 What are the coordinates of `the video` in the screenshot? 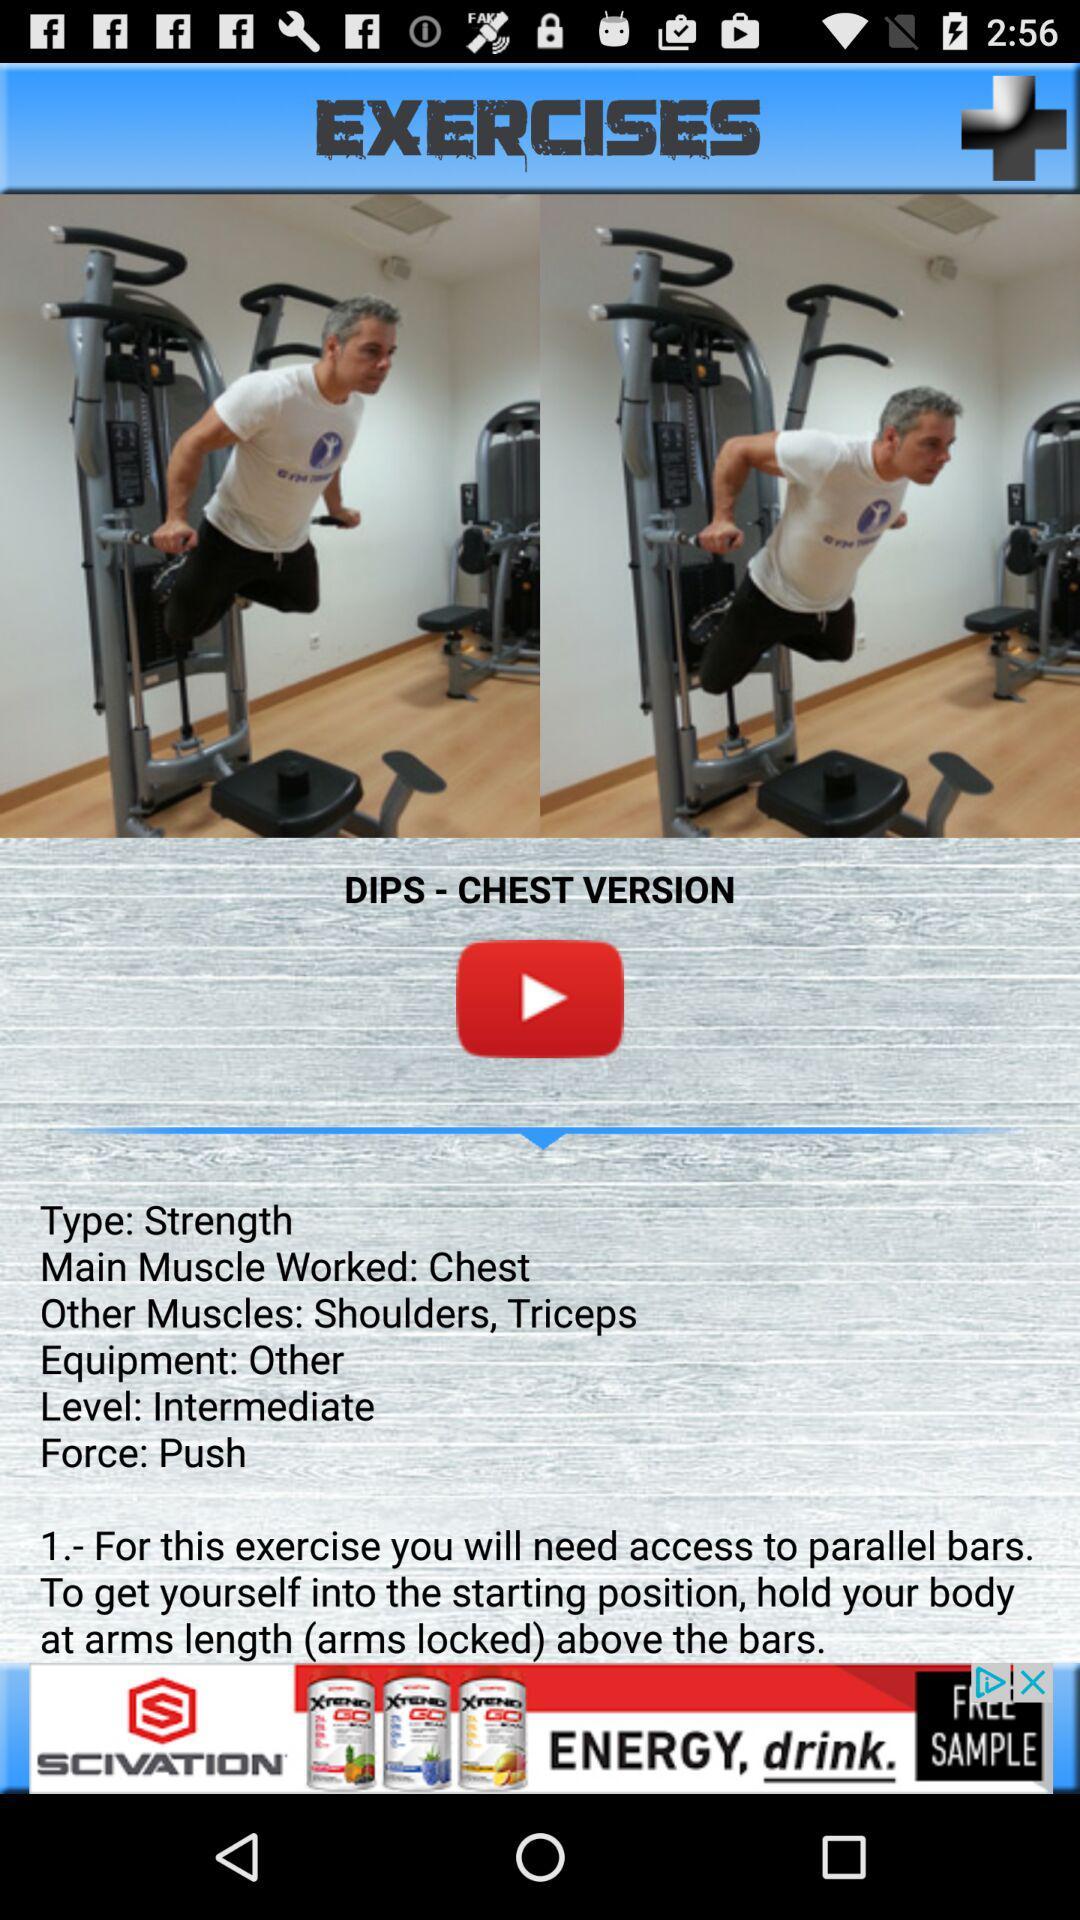 It's located at (540, 998).